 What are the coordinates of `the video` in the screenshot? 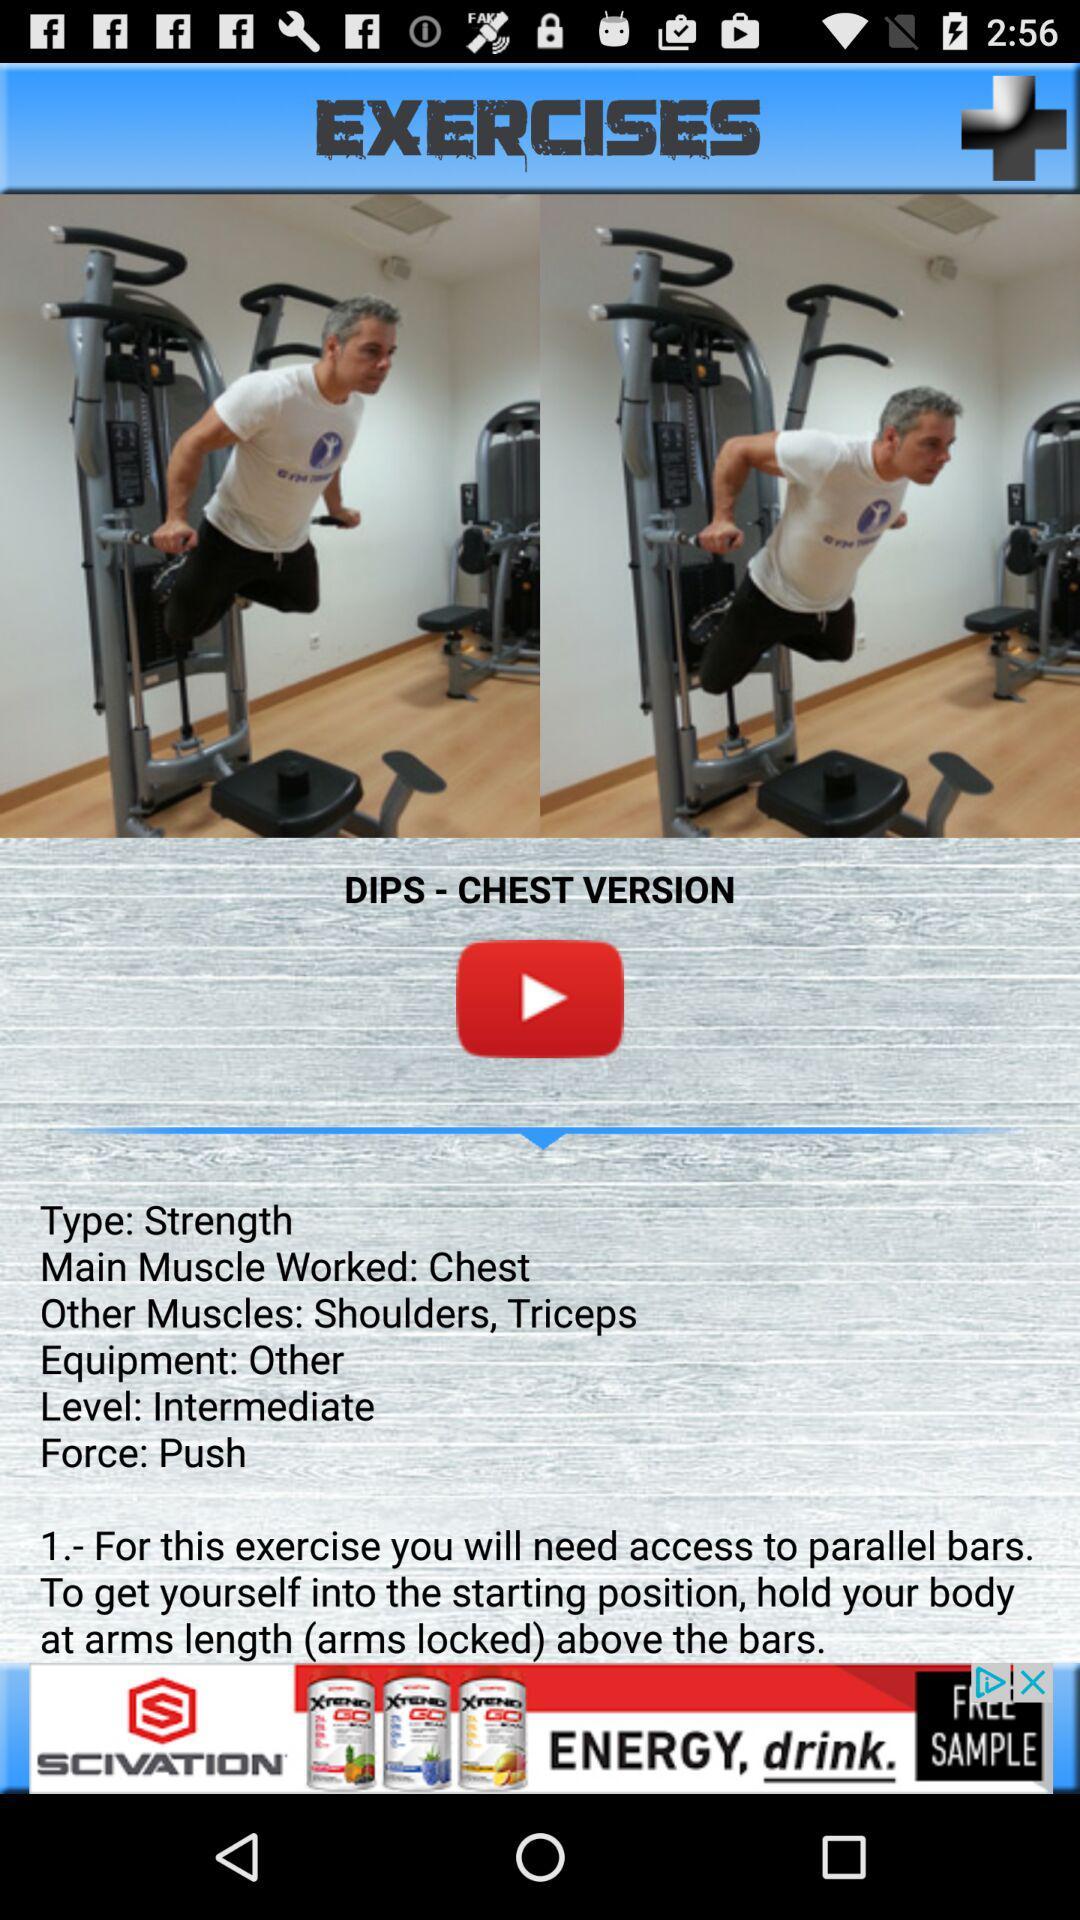 It's located at (540, 998).